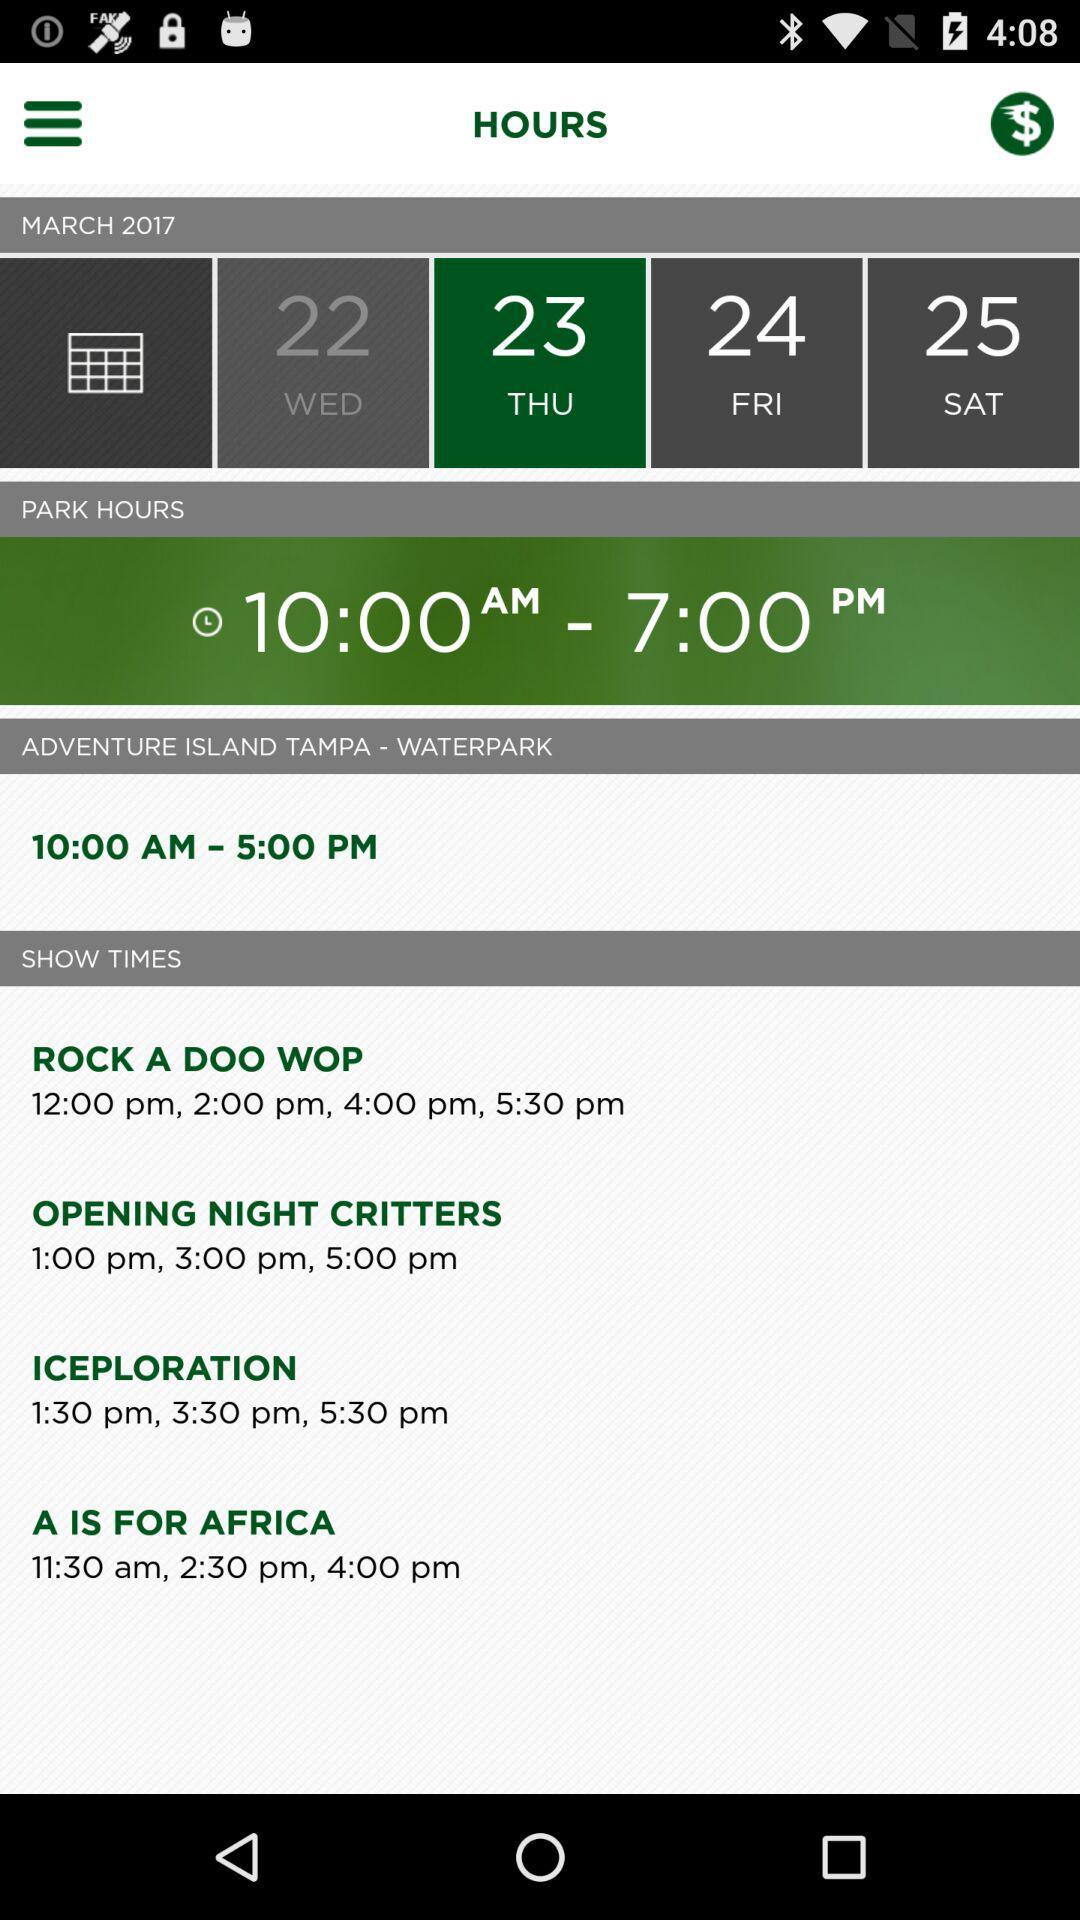 This screenshot has width=1080, height=1920. Describe the element at coordinates (64, 131) in the screenshot. I see `the menu icon` at that location.